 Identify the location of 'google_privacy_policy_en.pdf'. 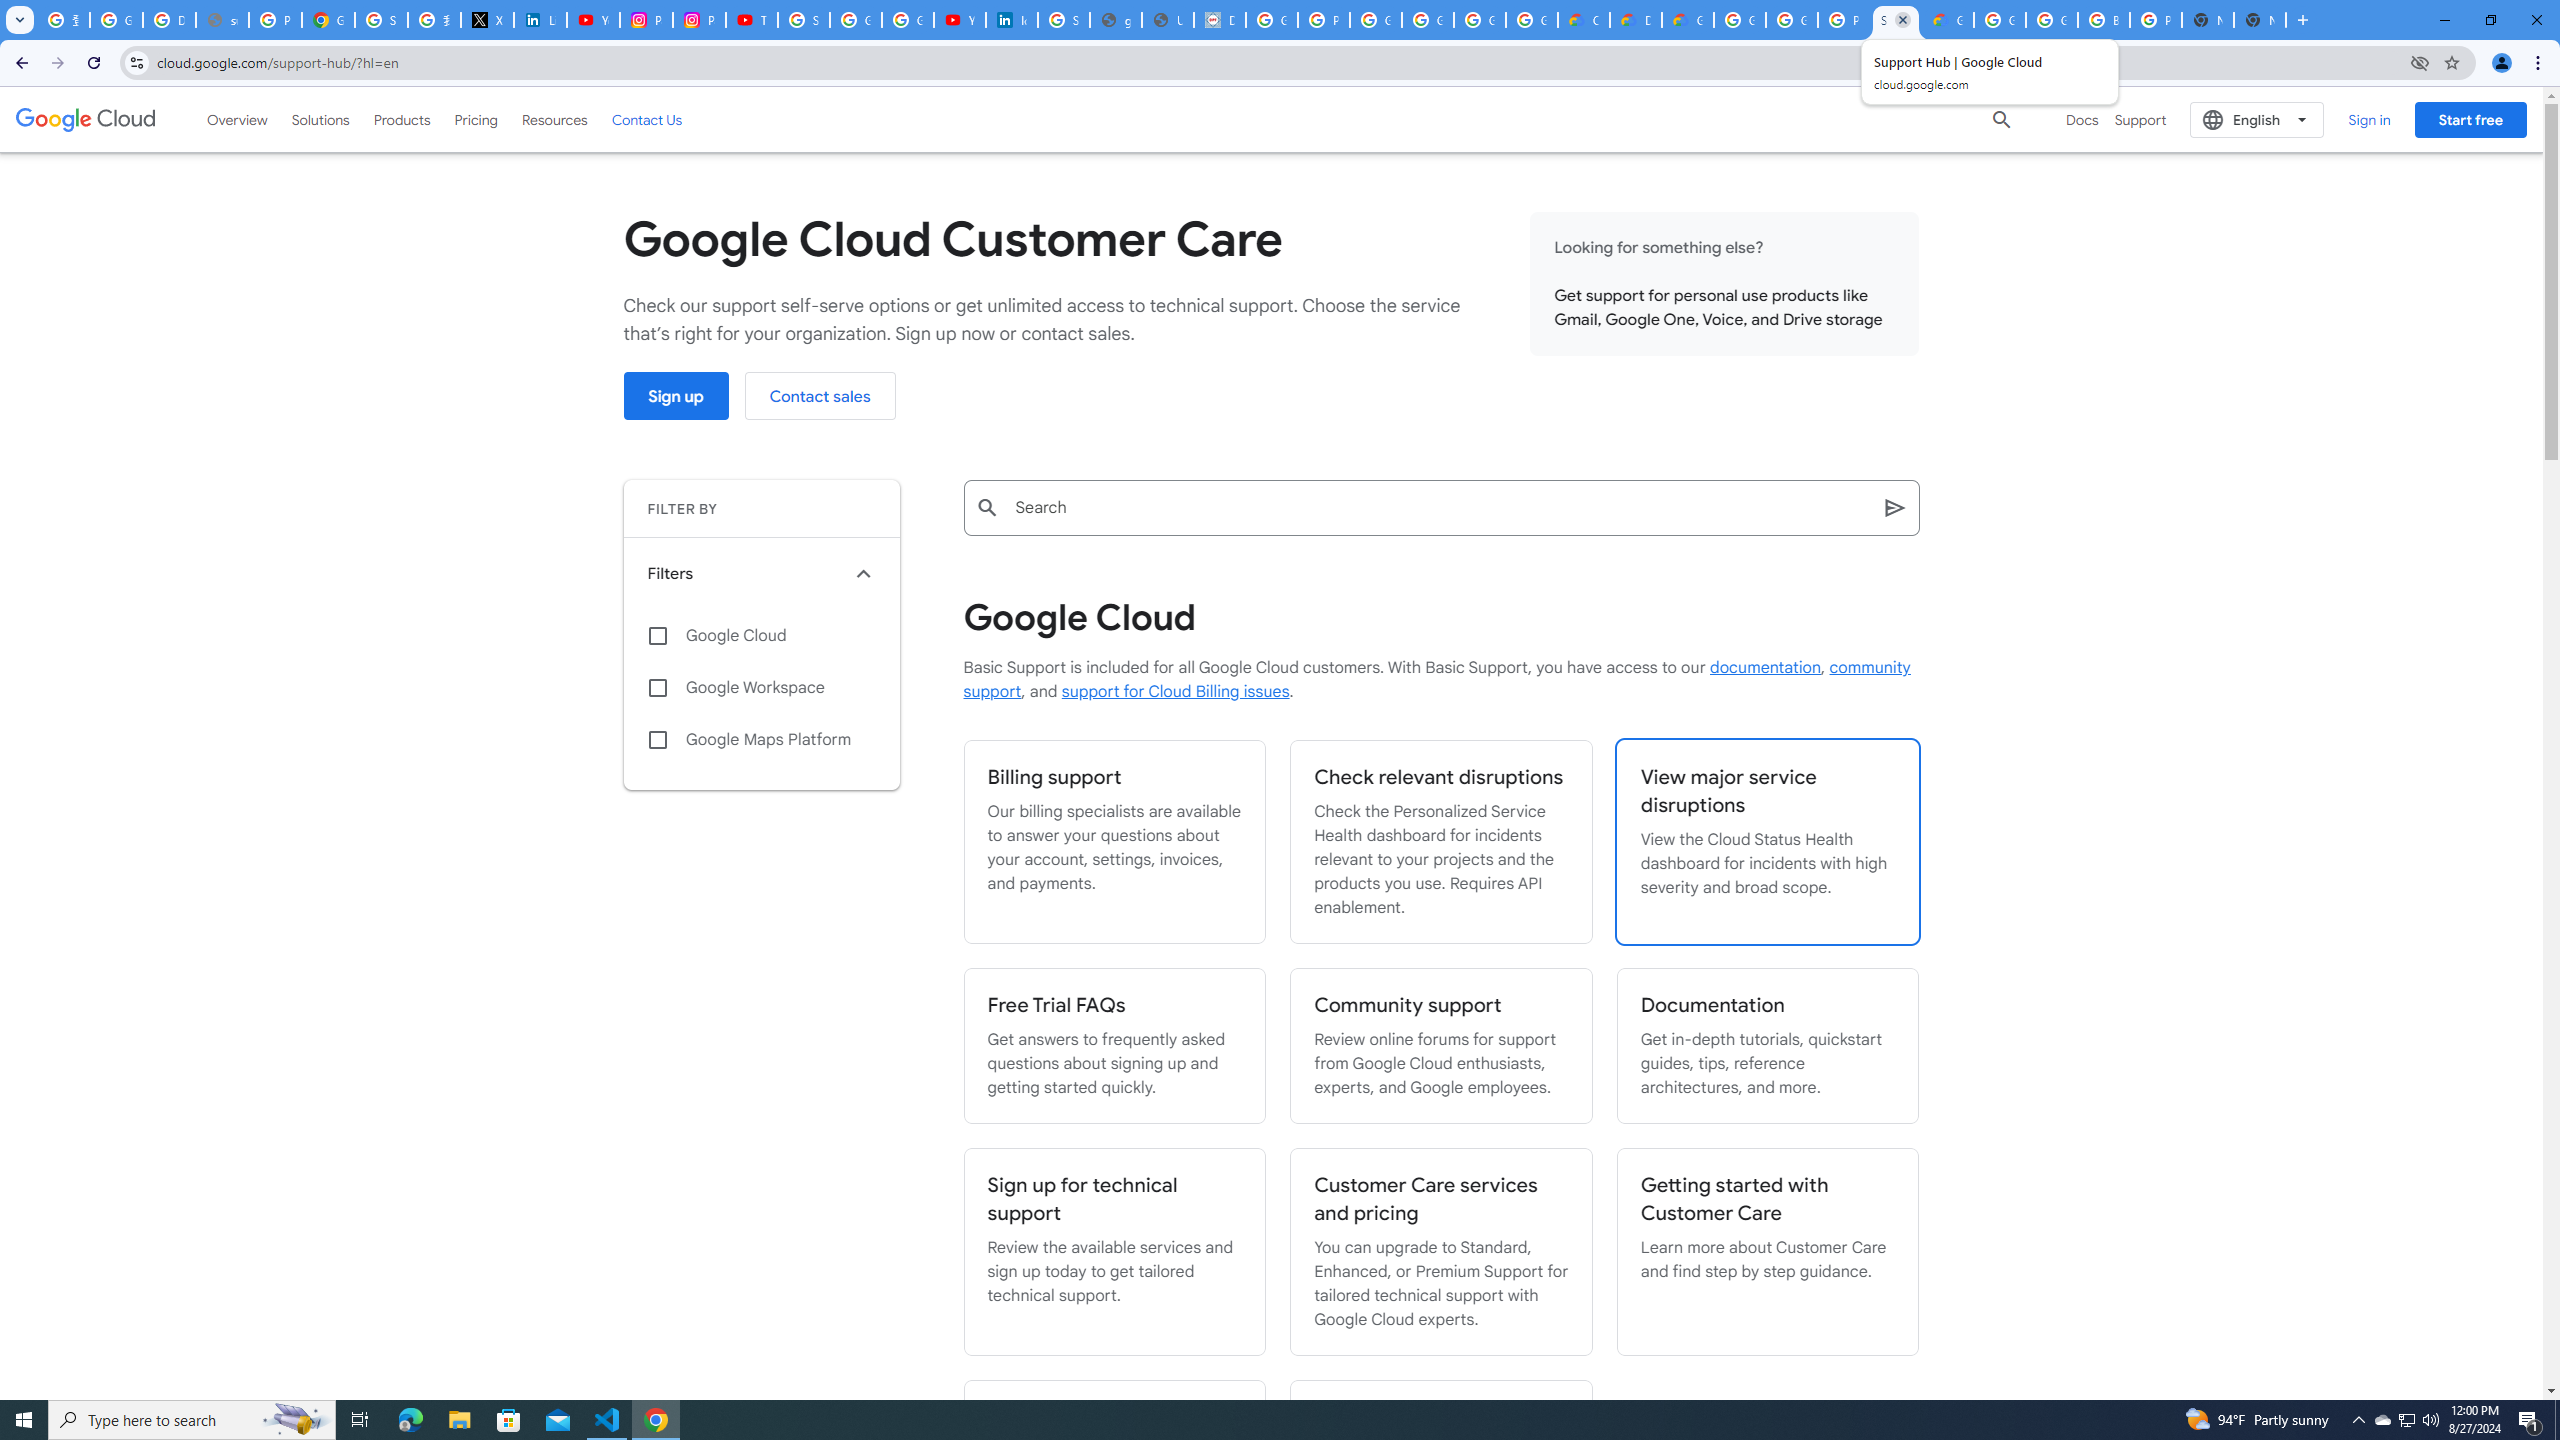
(1116, 19).